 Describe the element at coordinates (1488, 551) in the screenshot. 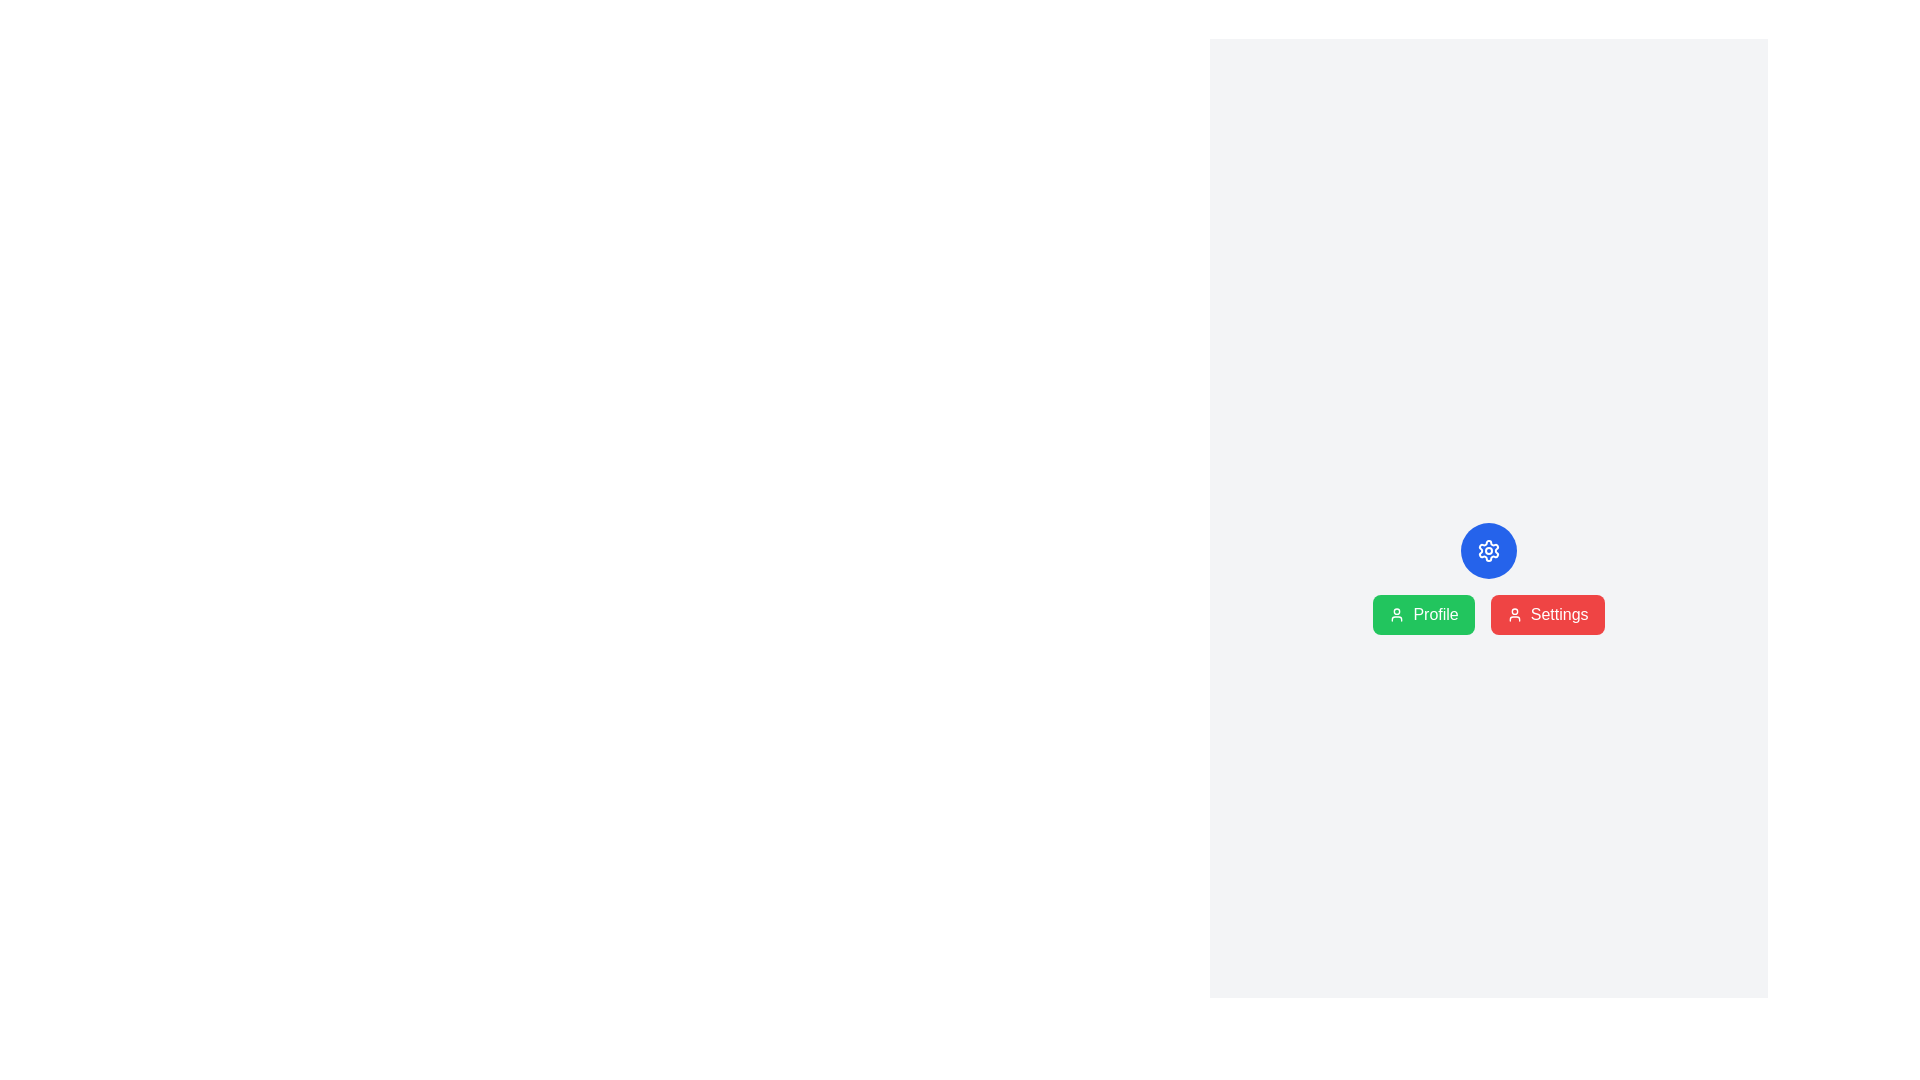

I see `the gear icon representing the settings function, located at the center of the blue circular button labeled 'Configure Settings'` at that location.